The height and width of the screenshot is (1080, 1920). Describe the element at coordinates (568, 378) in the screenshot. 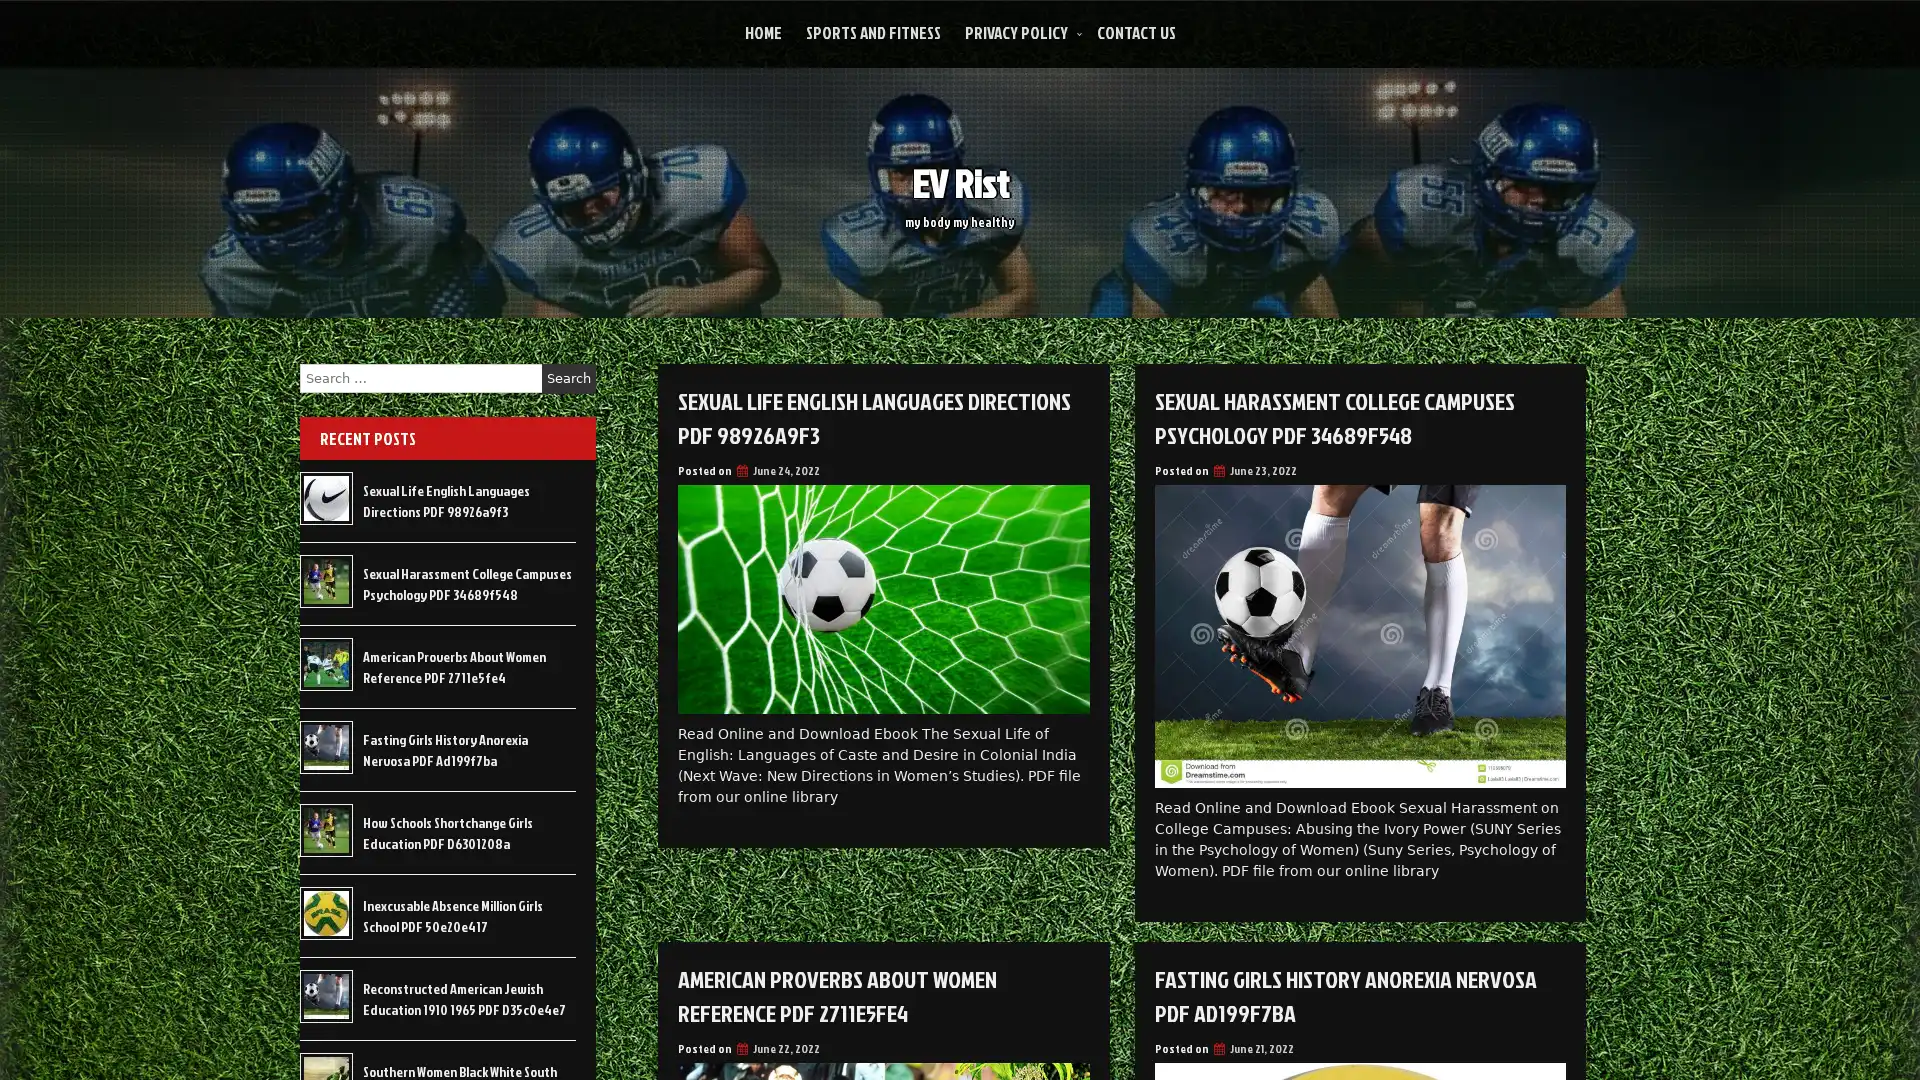

I see `Search` at that location.